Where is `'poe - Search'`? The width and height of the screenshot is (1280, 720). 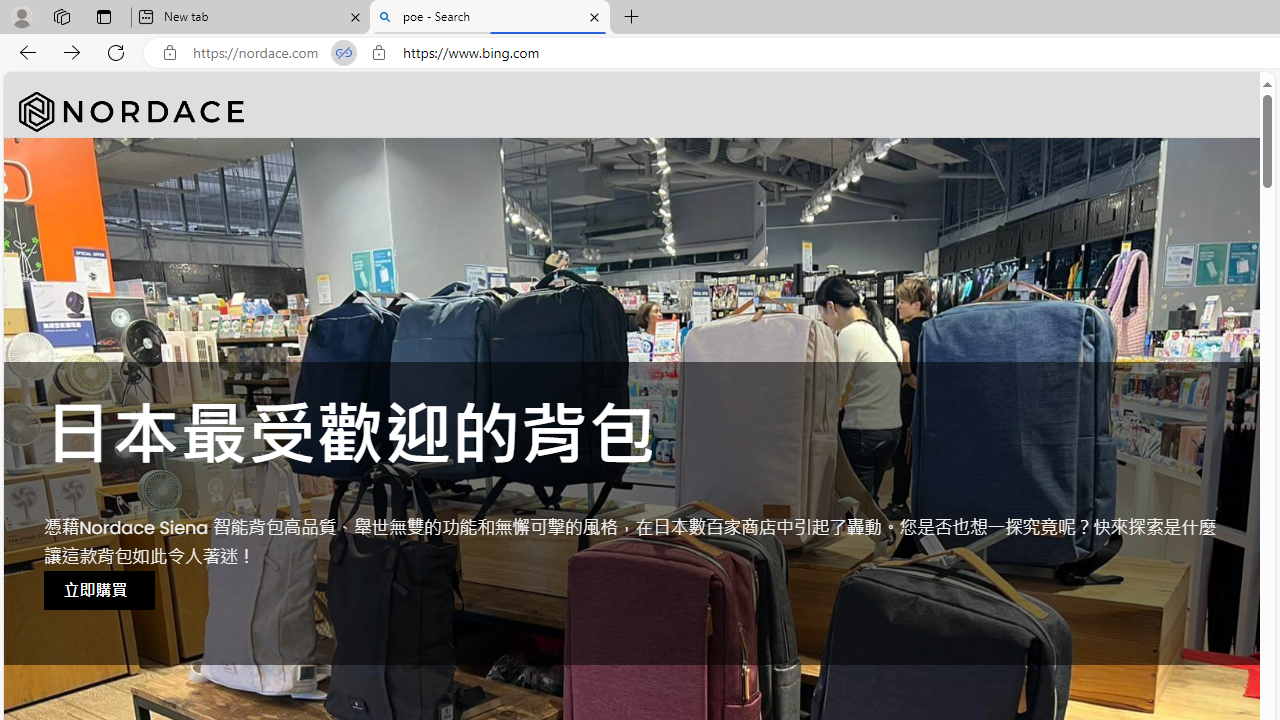
'poe - Search' is located at coordinates (490, 17).